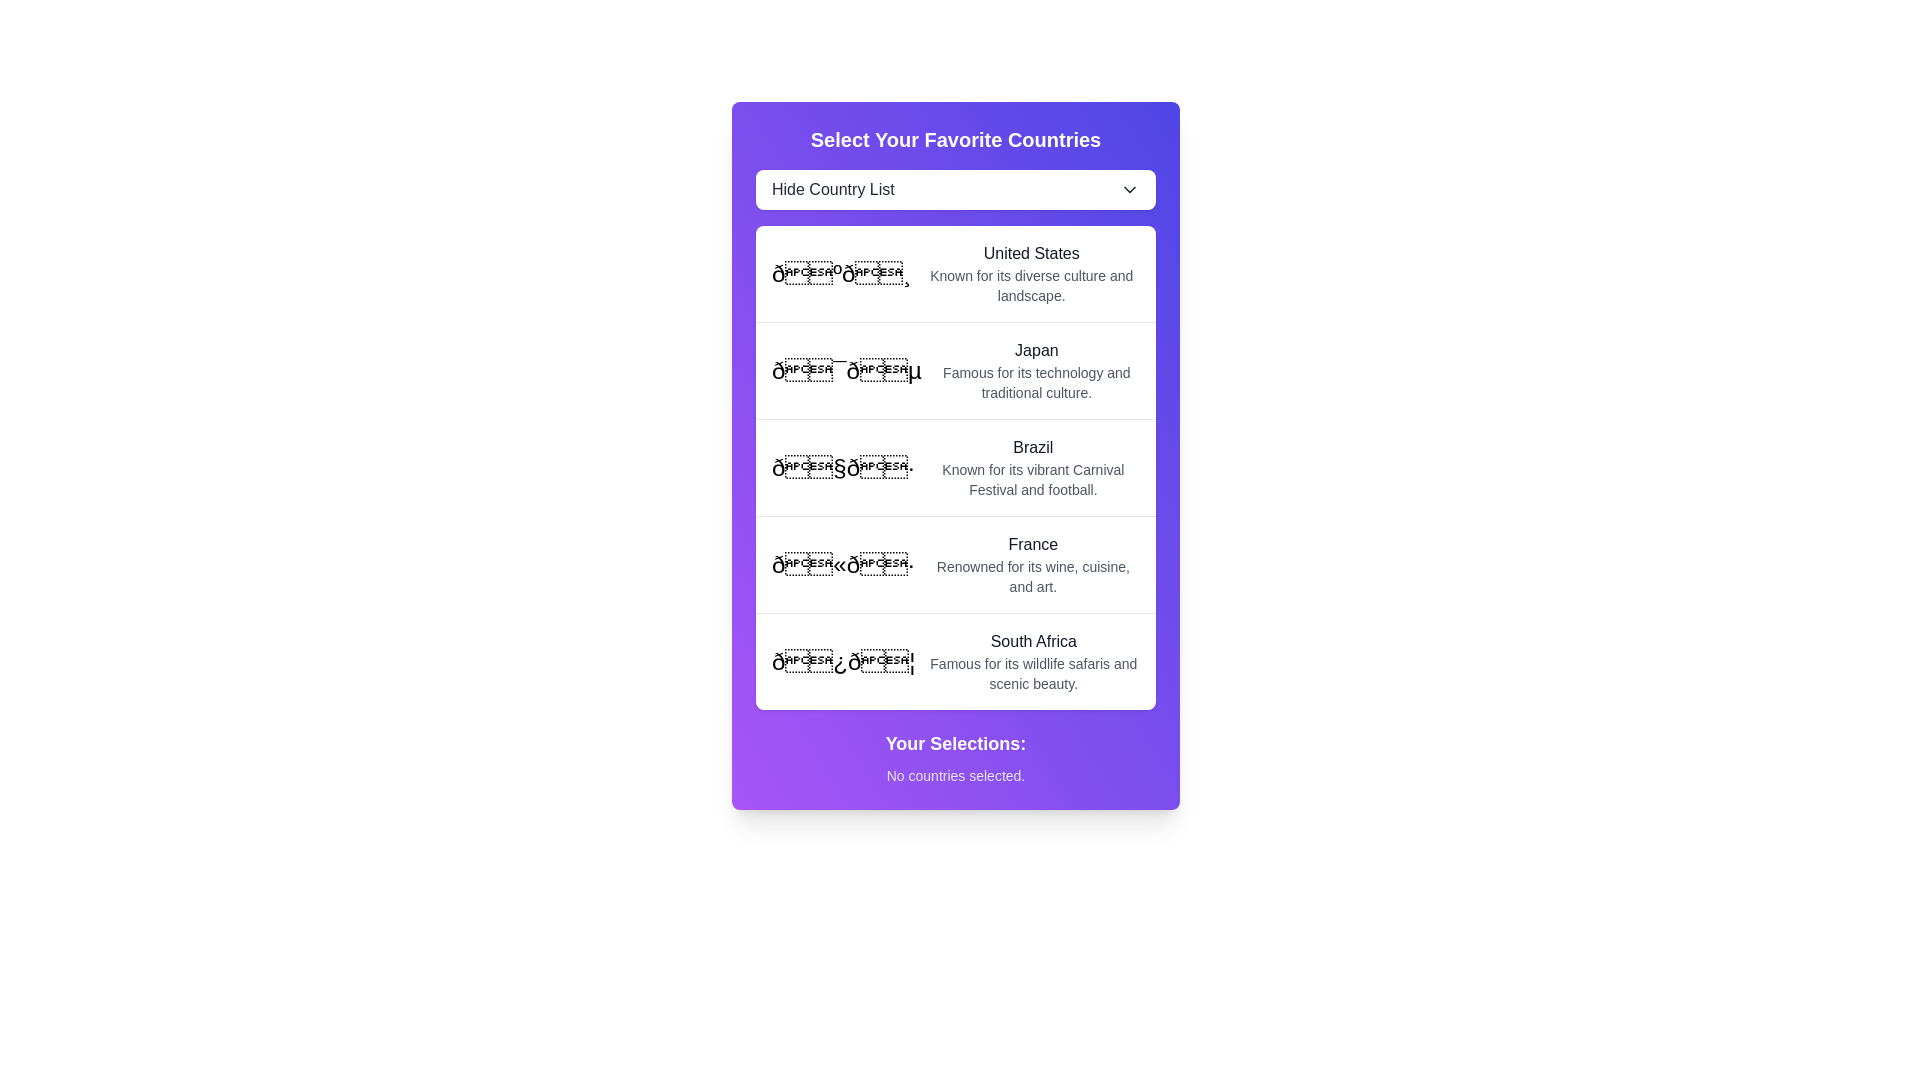 The height and width of the screenshot is (1080, 1920). What do you see at coordinates (843, 662) in the screenshot?
I see `the country represented` at bounding box center [843, 662].